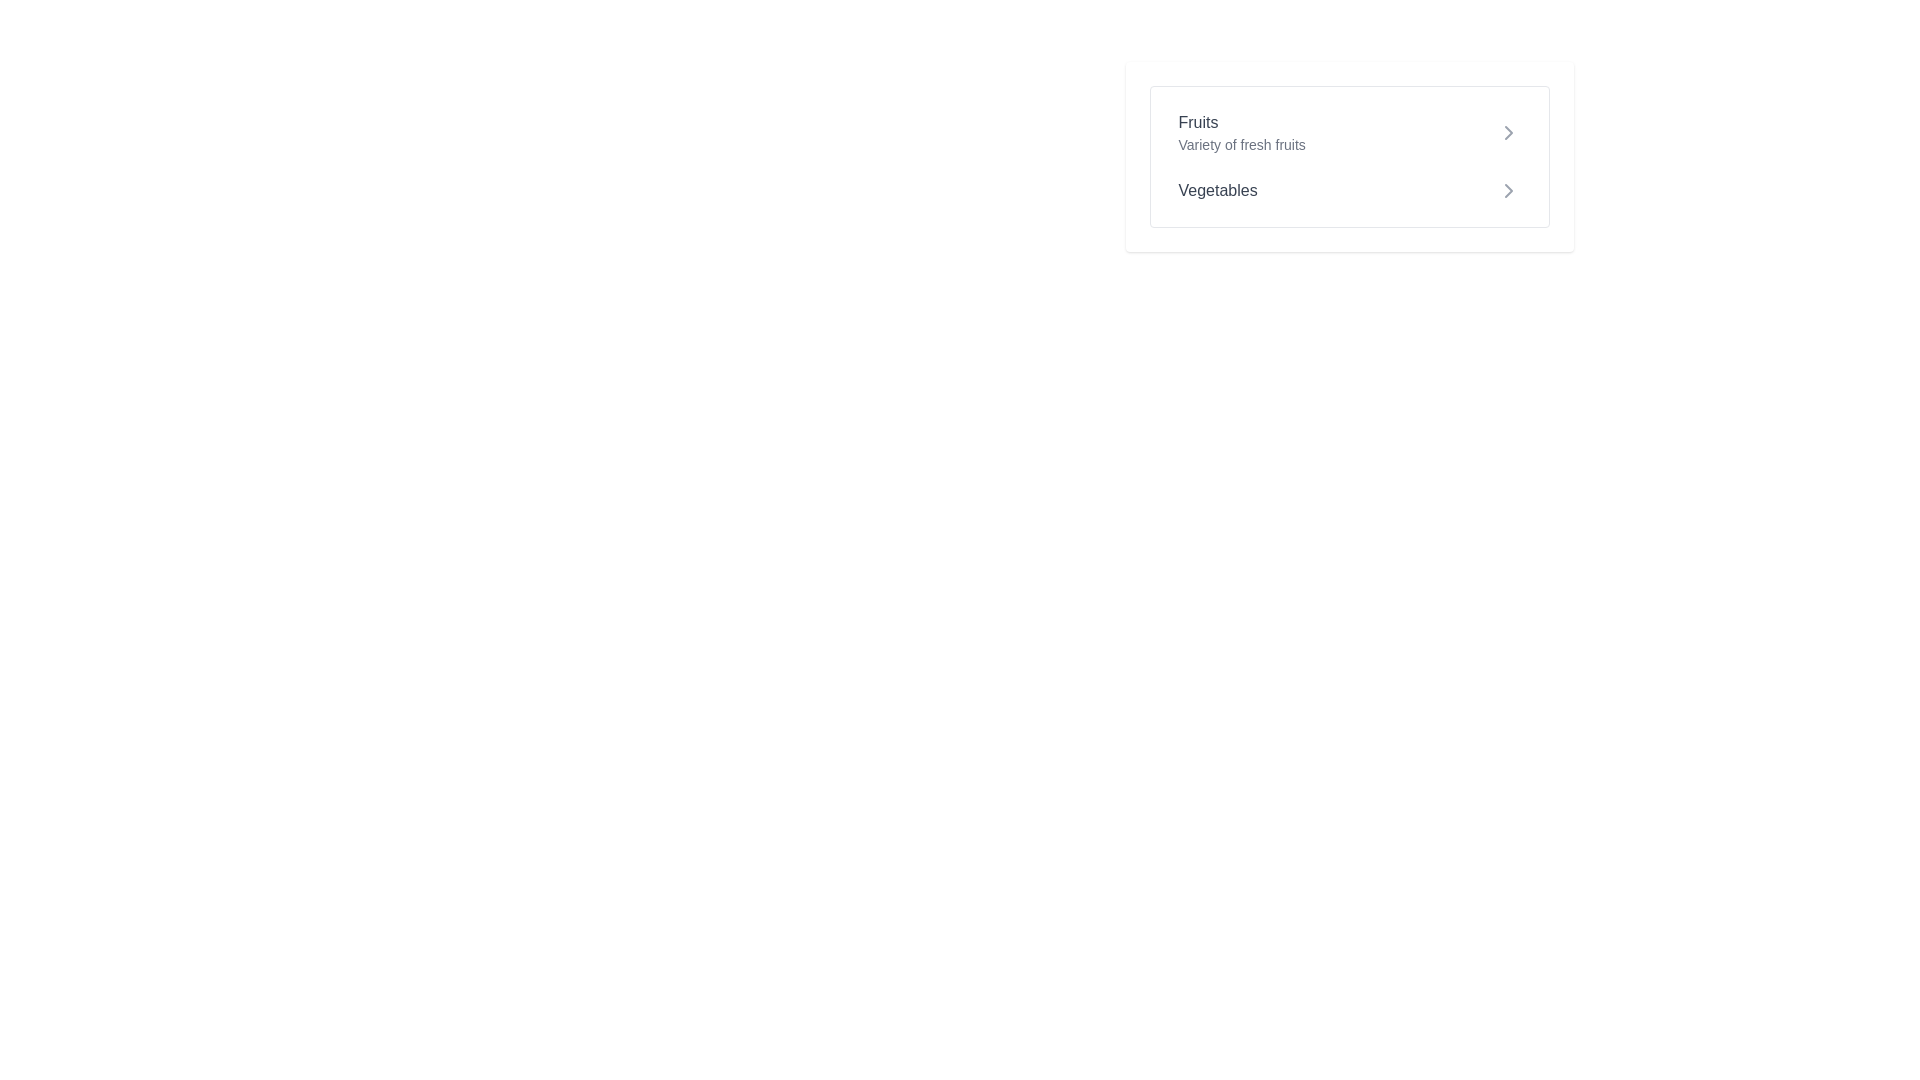 The width and height of the screenshot is (1920, 1080). I want to click on the Label displaying 'Fruits' and 'Variety of fresh fruits' located in the first list item of a vertically stacked list, so click(1241, 132).